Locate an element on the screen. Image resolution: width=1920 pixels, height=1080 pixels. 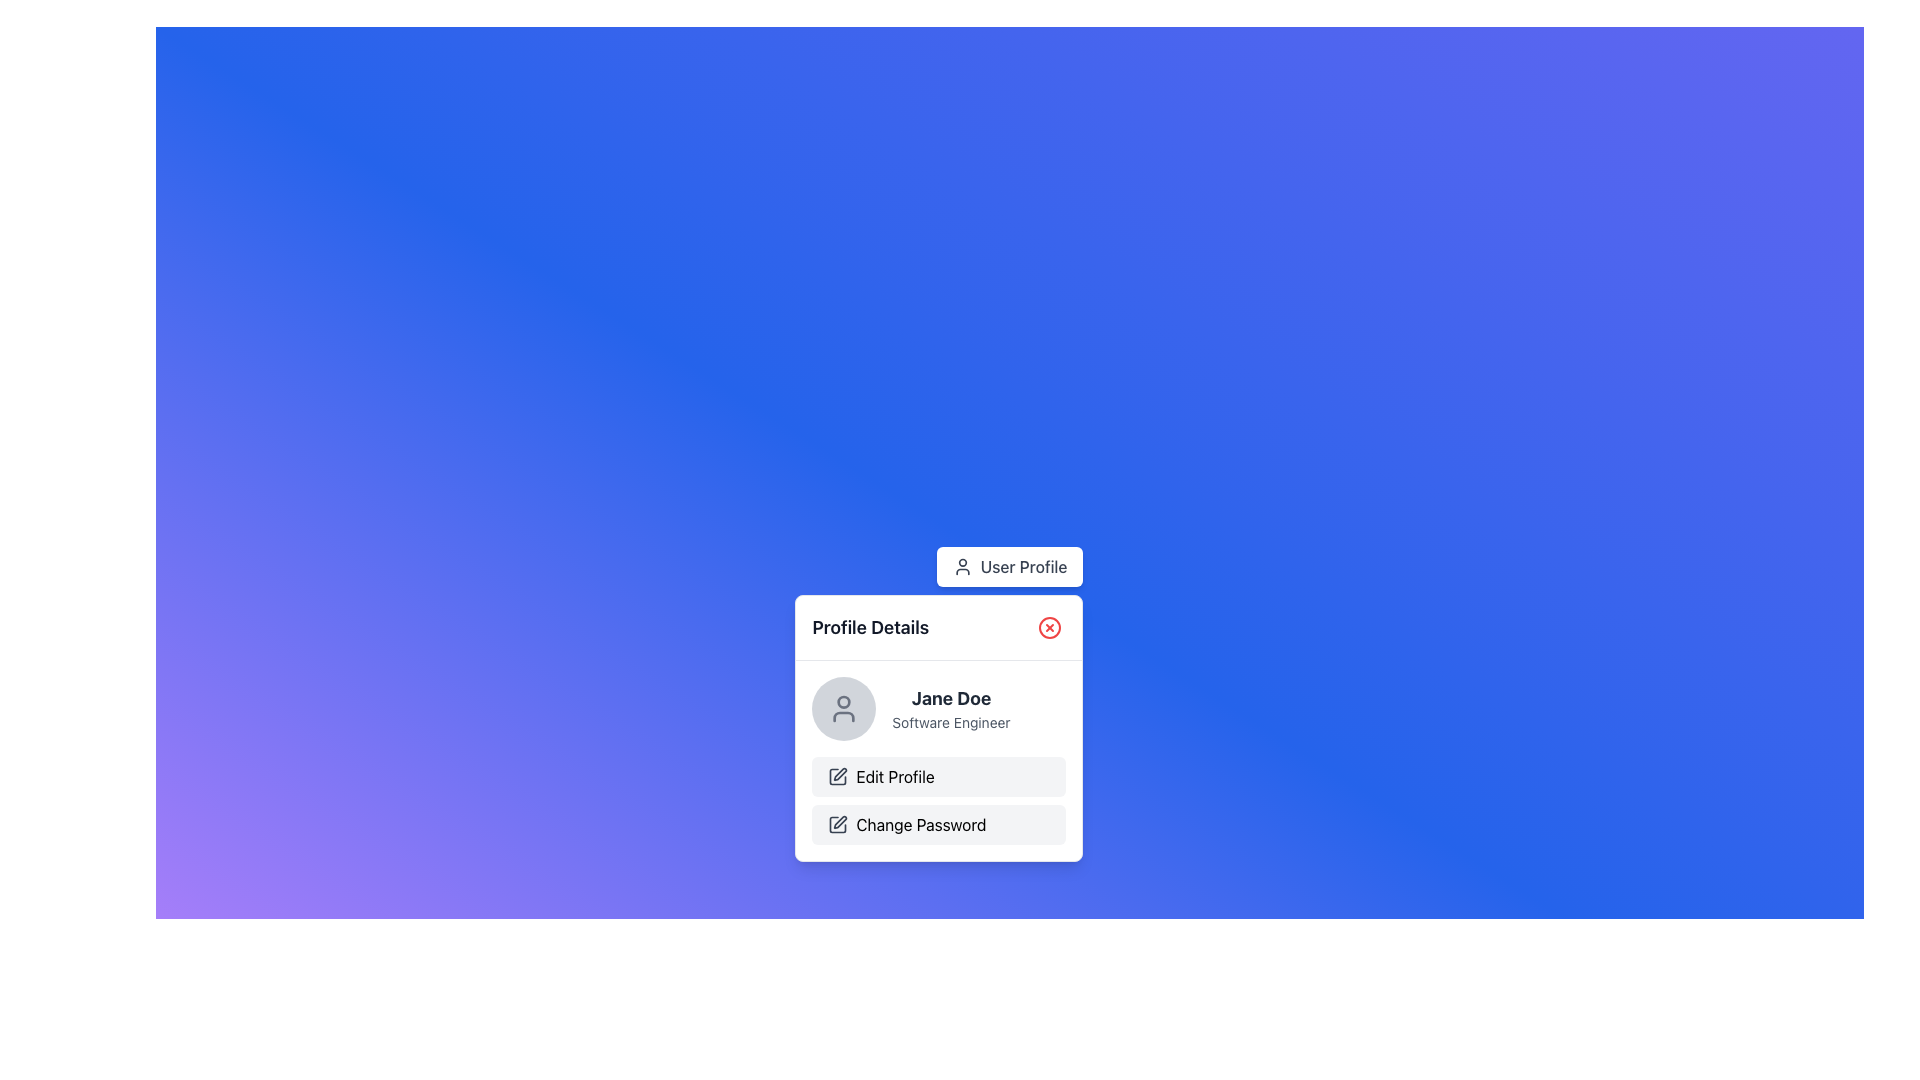
the 'Change Password' button, which is a horizontally-aligned button with a gray background and a pen icon on the left, located within a context menu below 'Edit Profile' is located at coordinates (938, 825).